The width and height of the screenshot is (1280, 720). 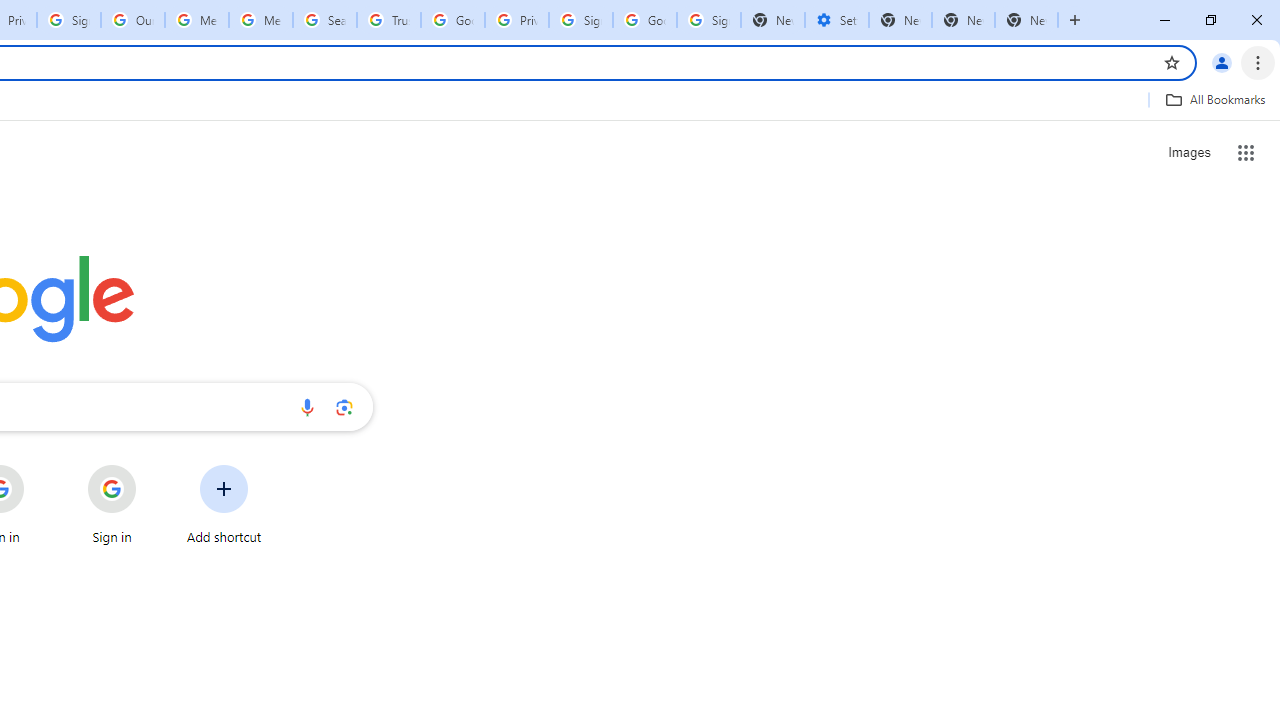 I want to click on 'Search for Images ', so click(x=1189, y=152).